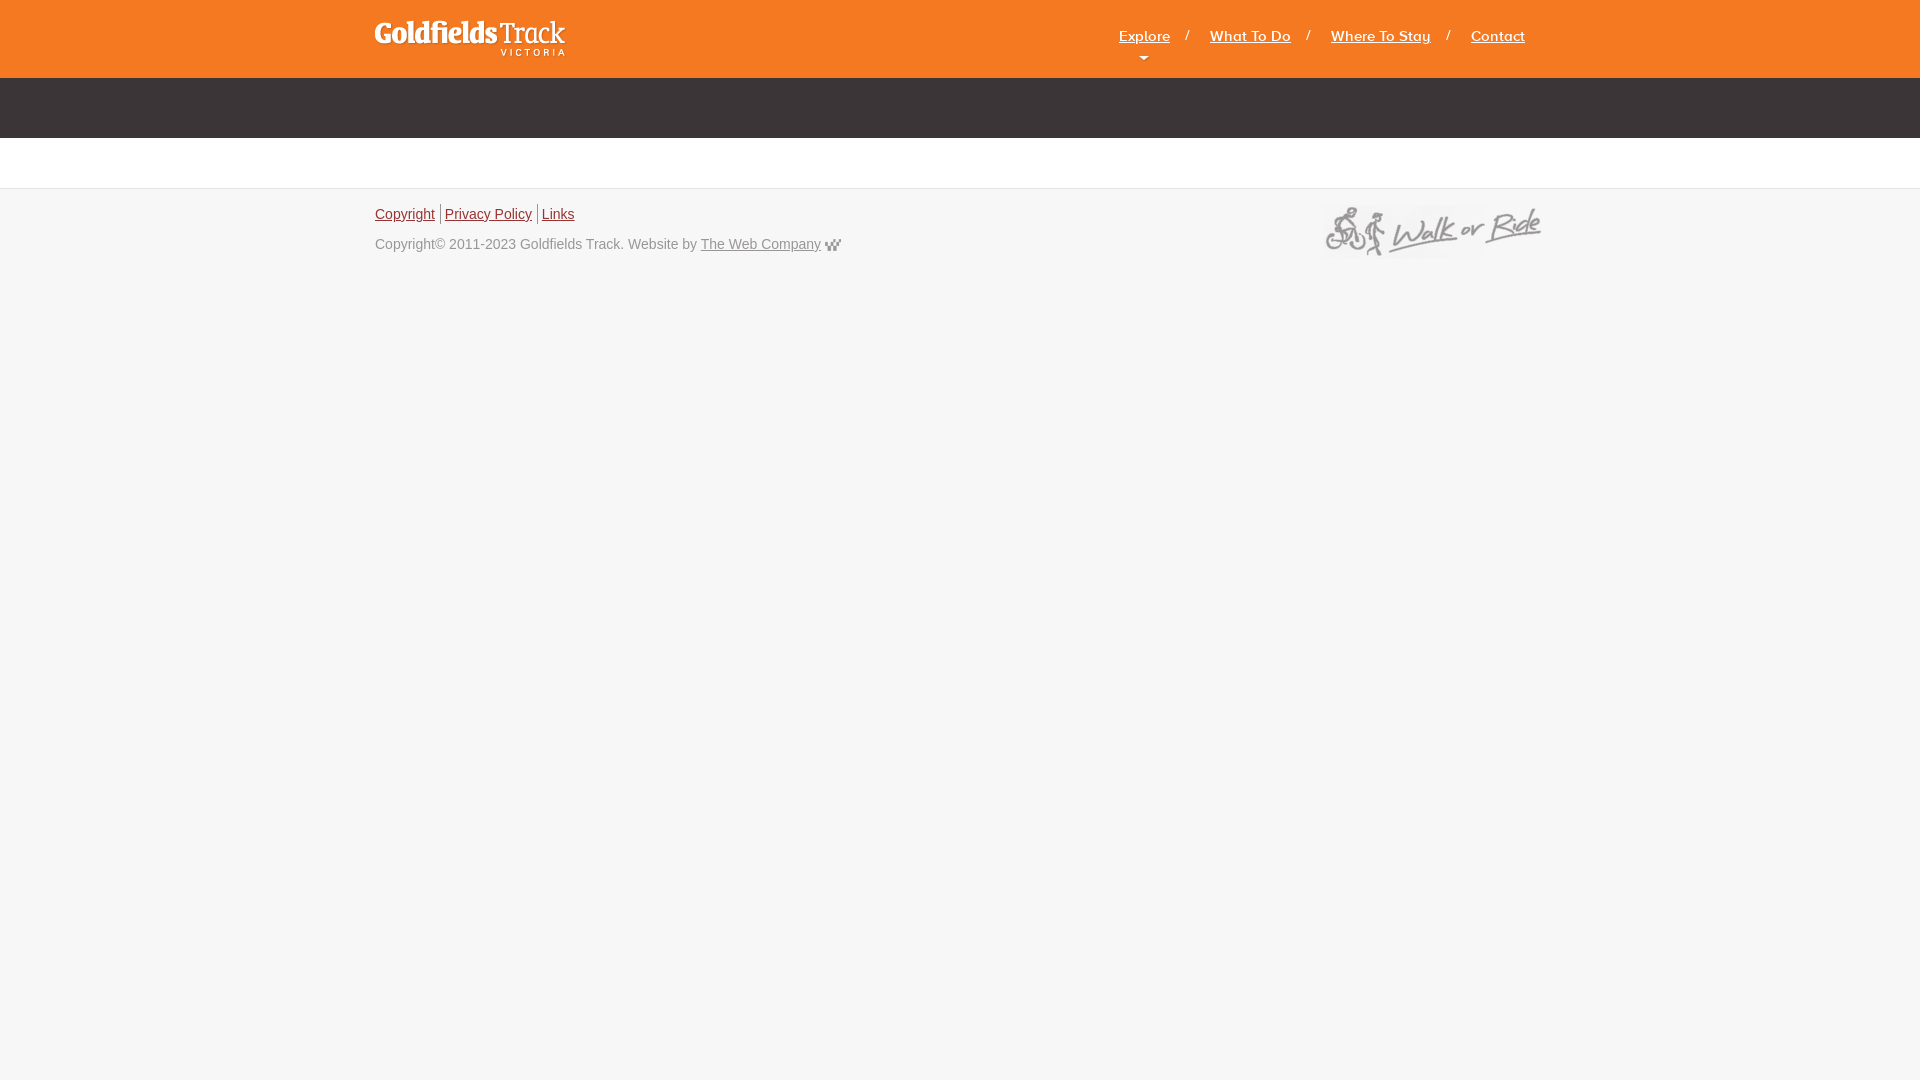  I want to click on 'Goldfields Track', so click(469, 38).